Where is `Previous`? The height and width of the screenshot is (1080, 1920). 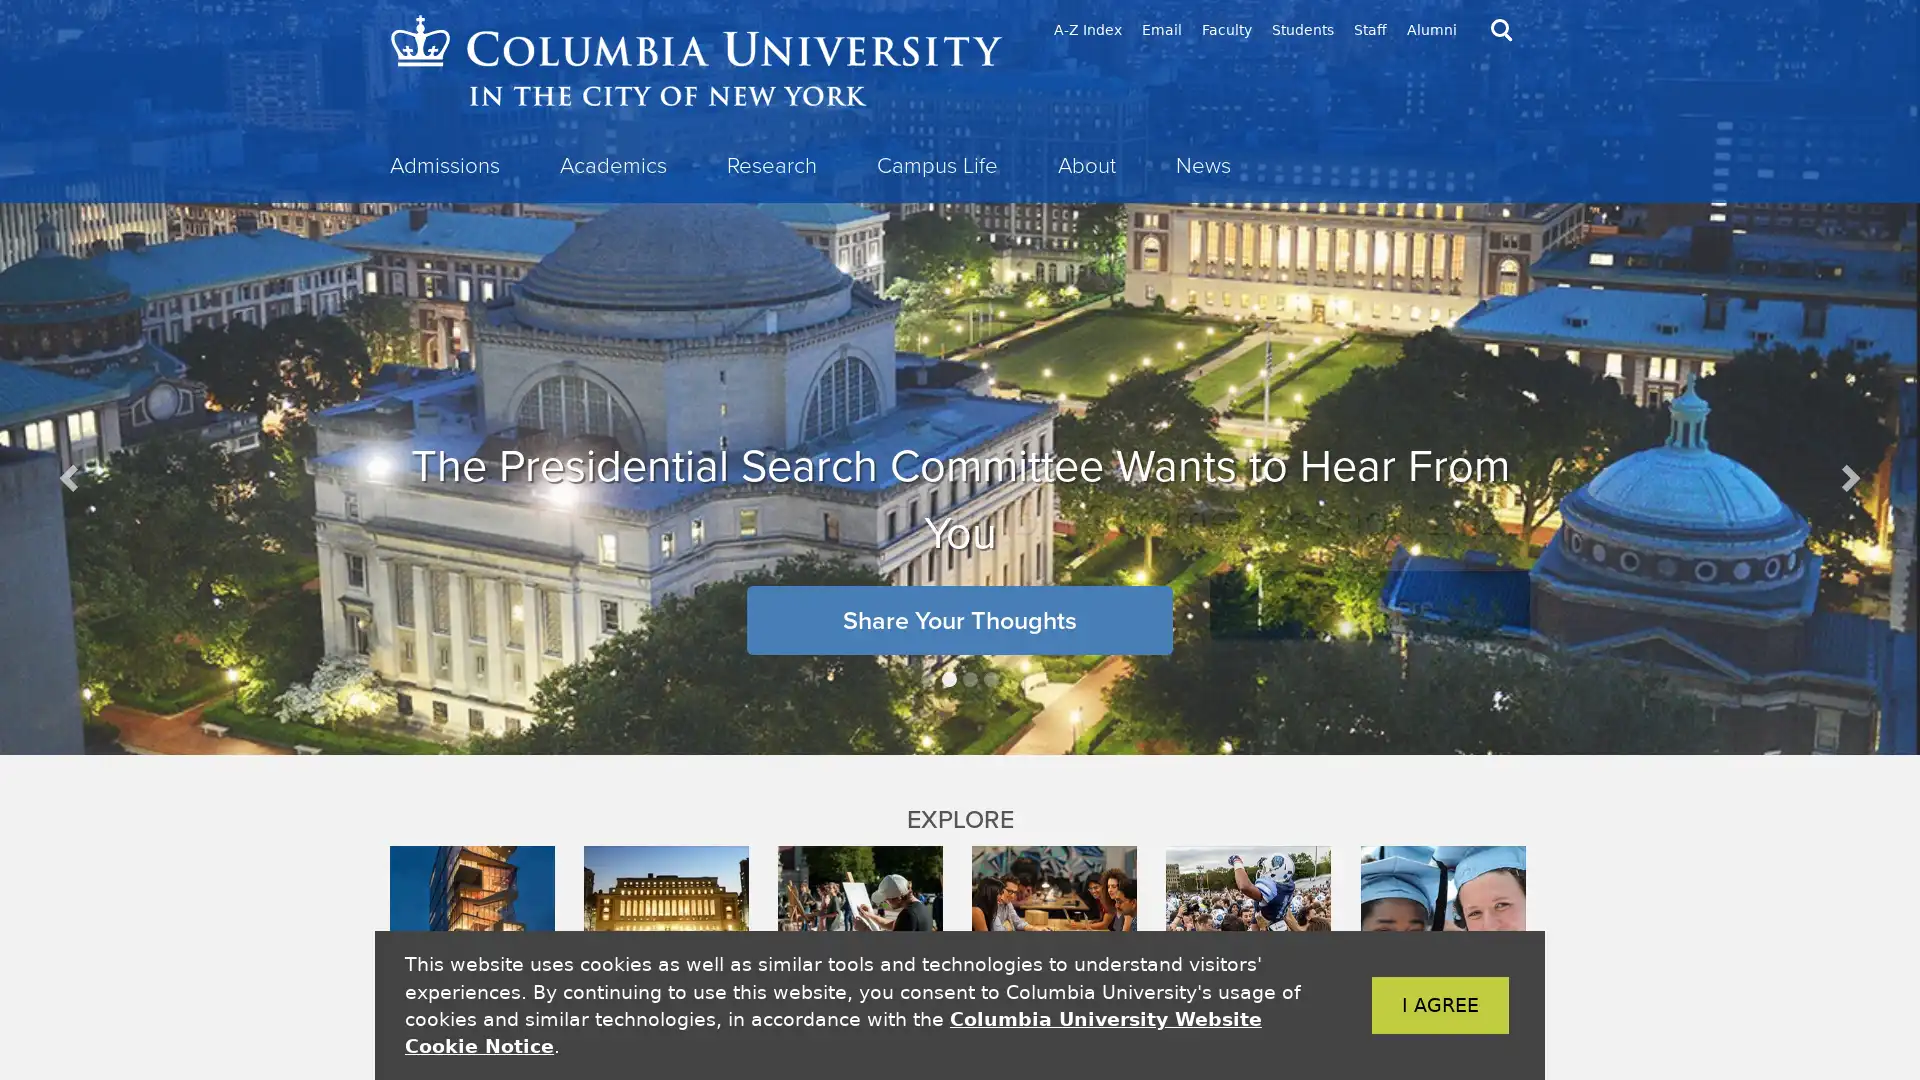 Previous is located at coordinates (71, 477).